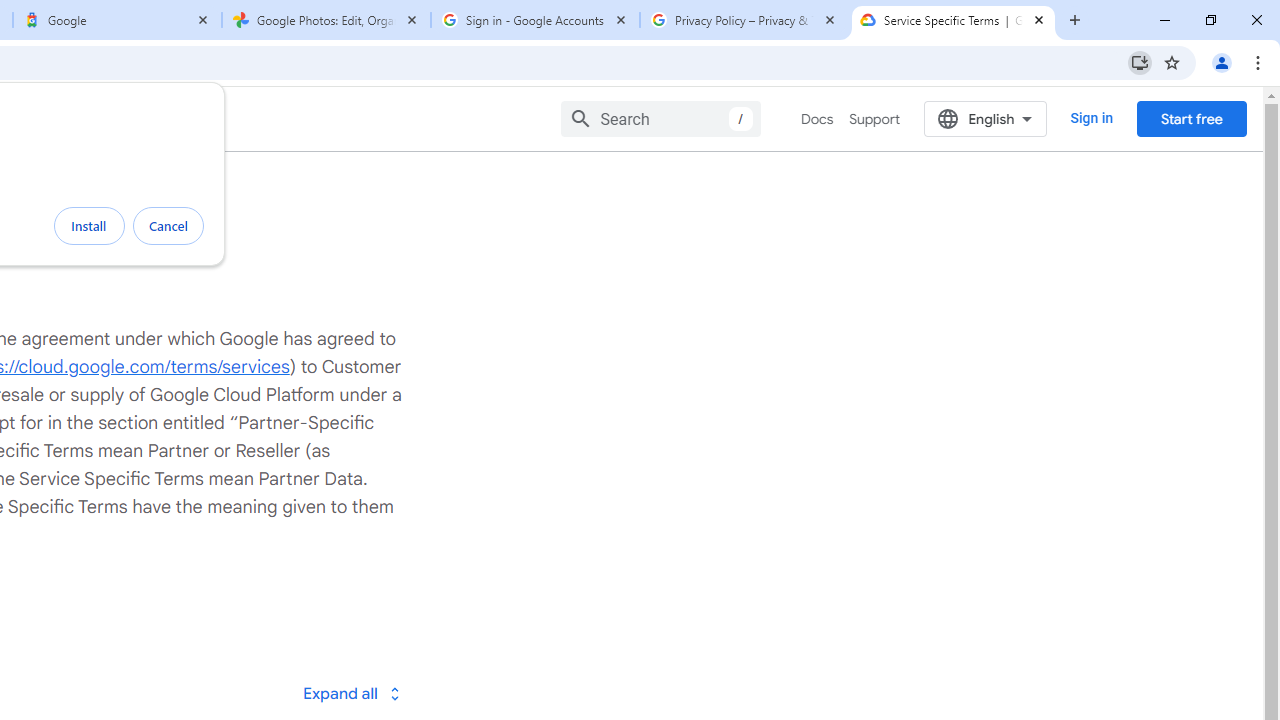  Describe the element at coordinates (168, 225) in the screenshot. I see `'Cancel'` at that location.